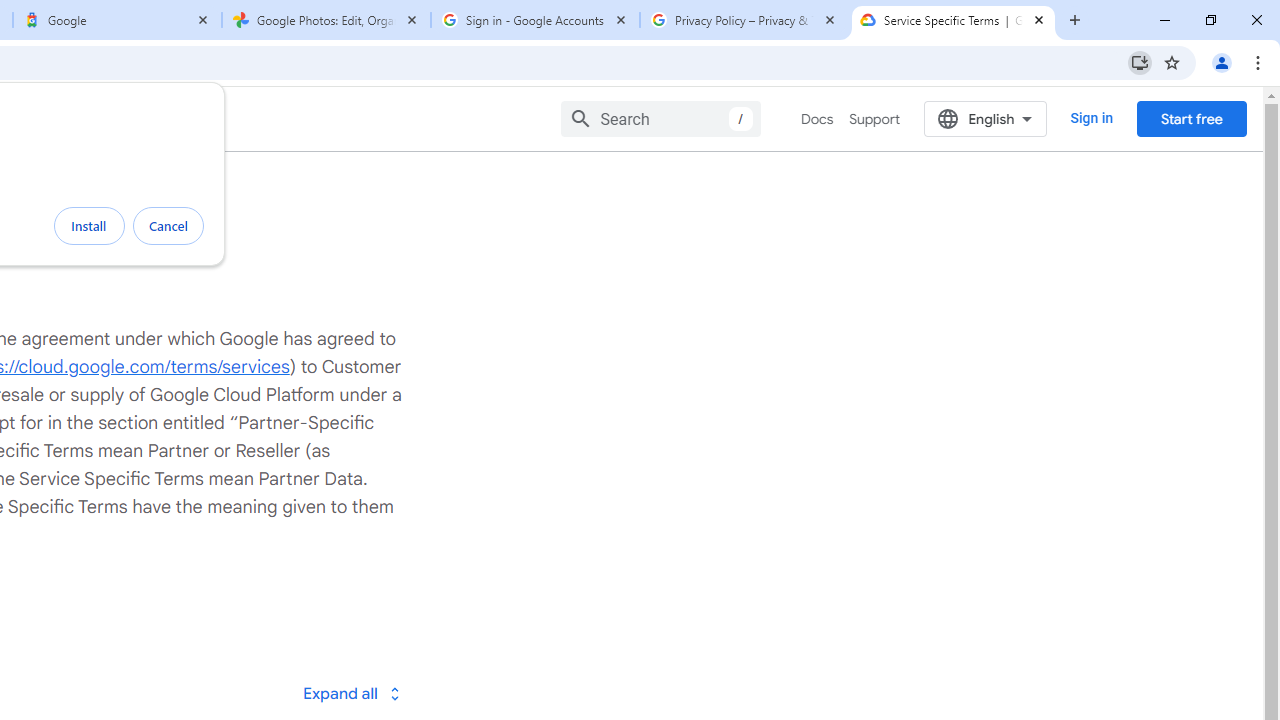  Describe the element at coordinates (168, 225) in the screenshot. I see `'Cancel'` at that location.